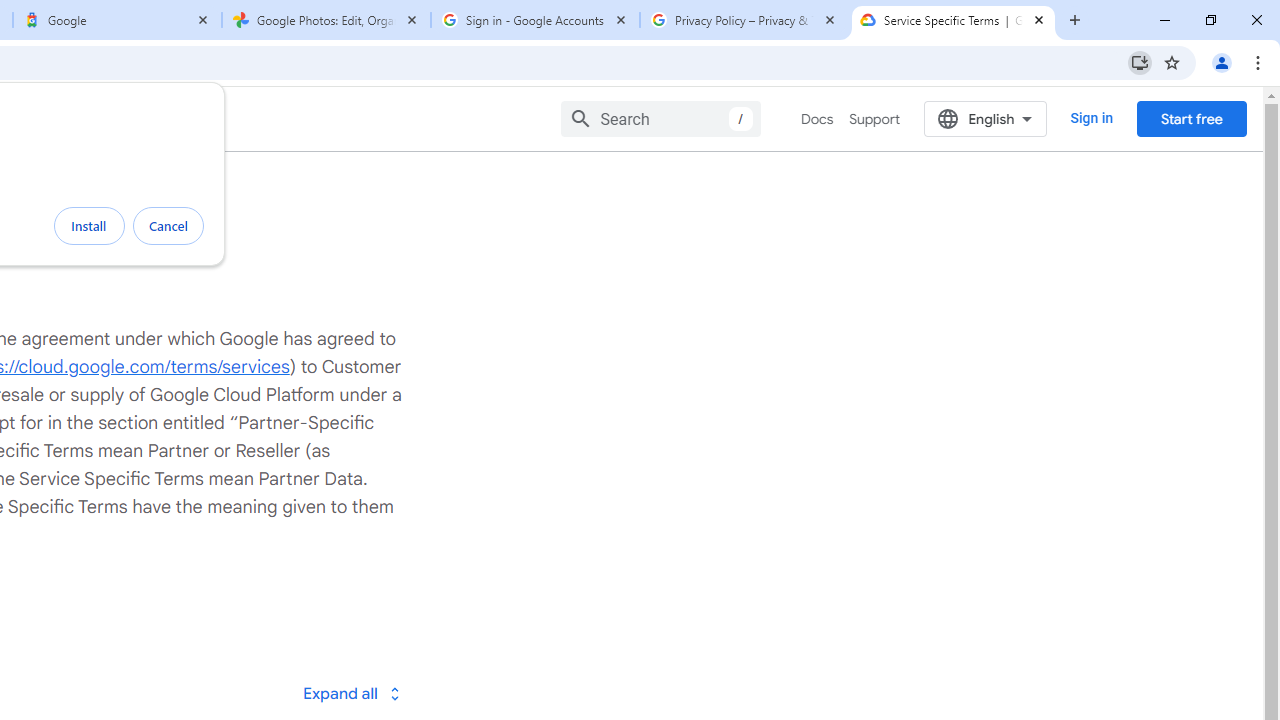  Describe the element at coordinates (168, 225) in the screenshot. I see `'Cancel'` at that location.